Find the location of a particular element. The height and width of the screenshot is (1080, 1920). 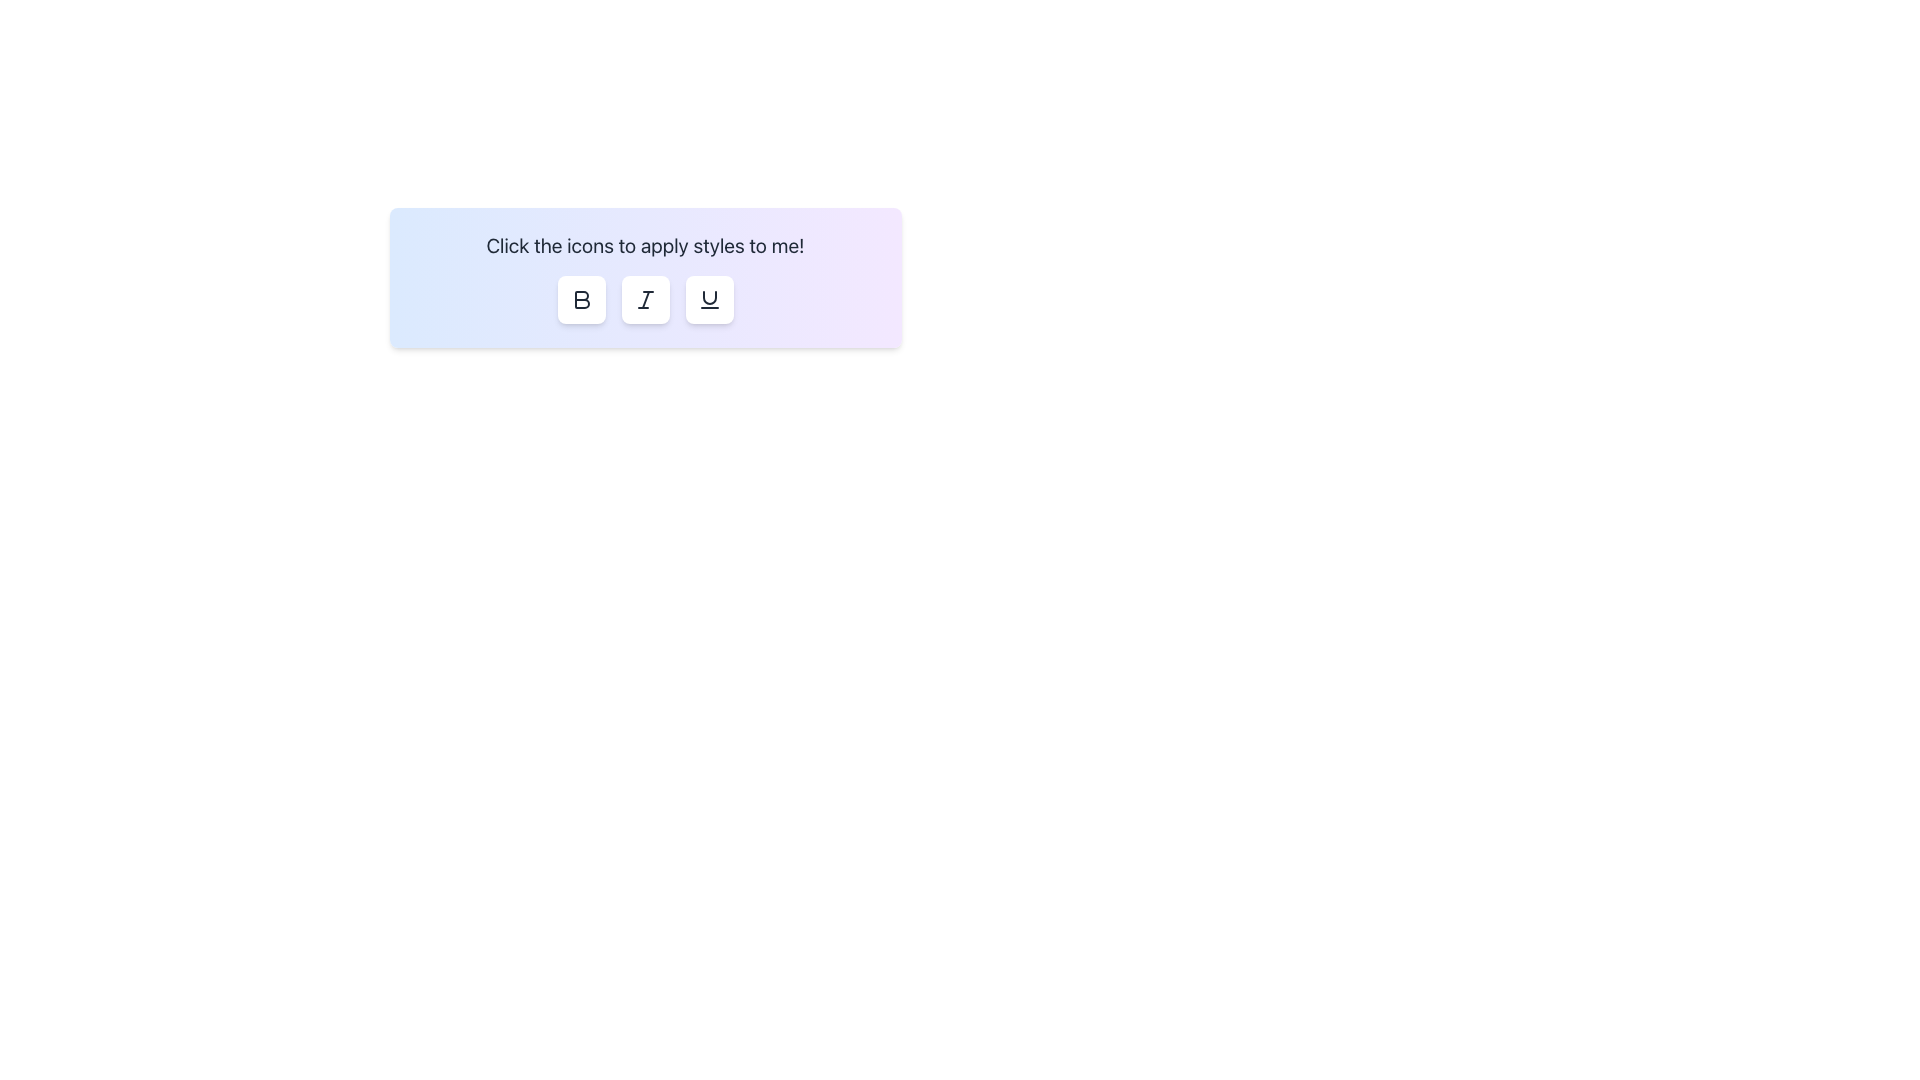

the rightmost button in a horizontal group of three buttons to apply an underline style to text is located at coordinates (709, 300).